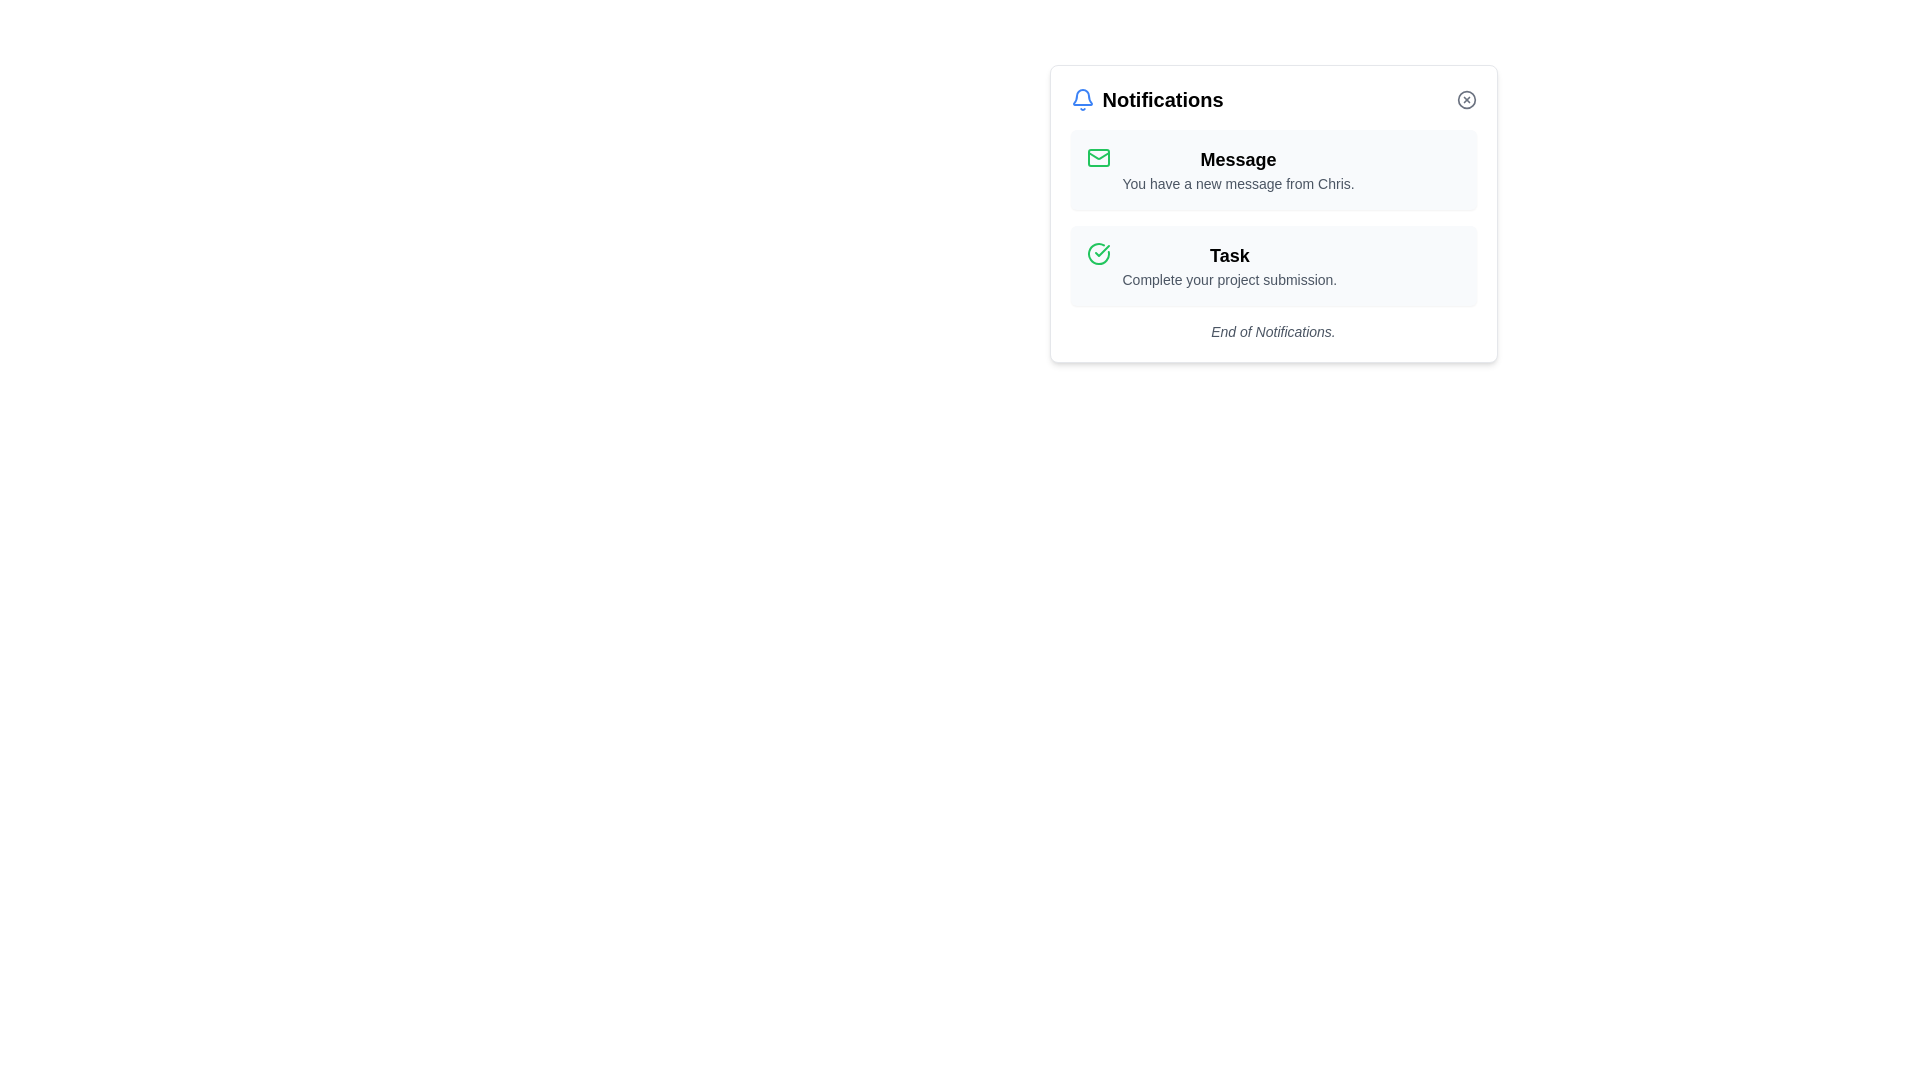  What do you see at coordinates (1228, 254) in the screenshot?
I see `the text label displaying 'Task', which is bold and larger in font size, located above the text 'Complete your project submission'` at bounding box center [1228, 254].